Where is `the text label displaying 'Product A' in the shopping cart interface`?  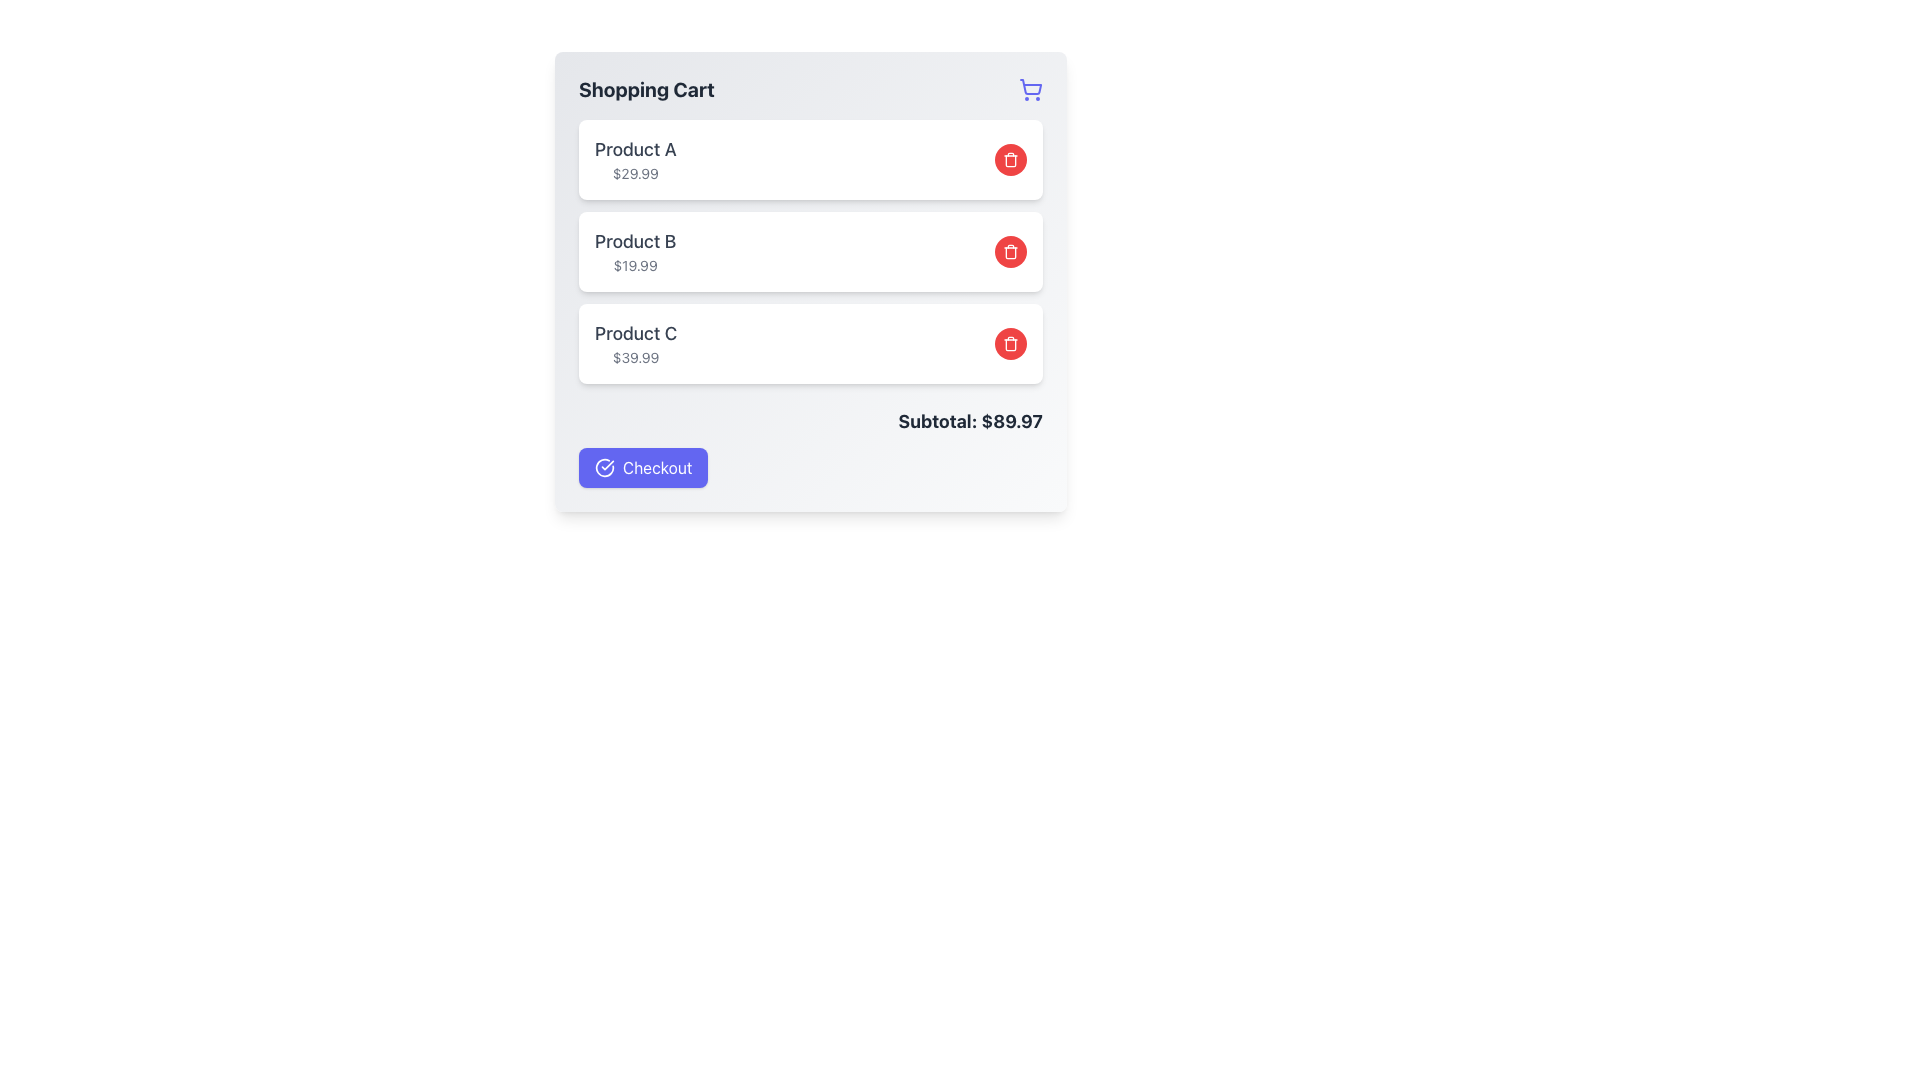
the text label displaying 'Product A' in the shopping cart interface is located at coordinates (634, 149).